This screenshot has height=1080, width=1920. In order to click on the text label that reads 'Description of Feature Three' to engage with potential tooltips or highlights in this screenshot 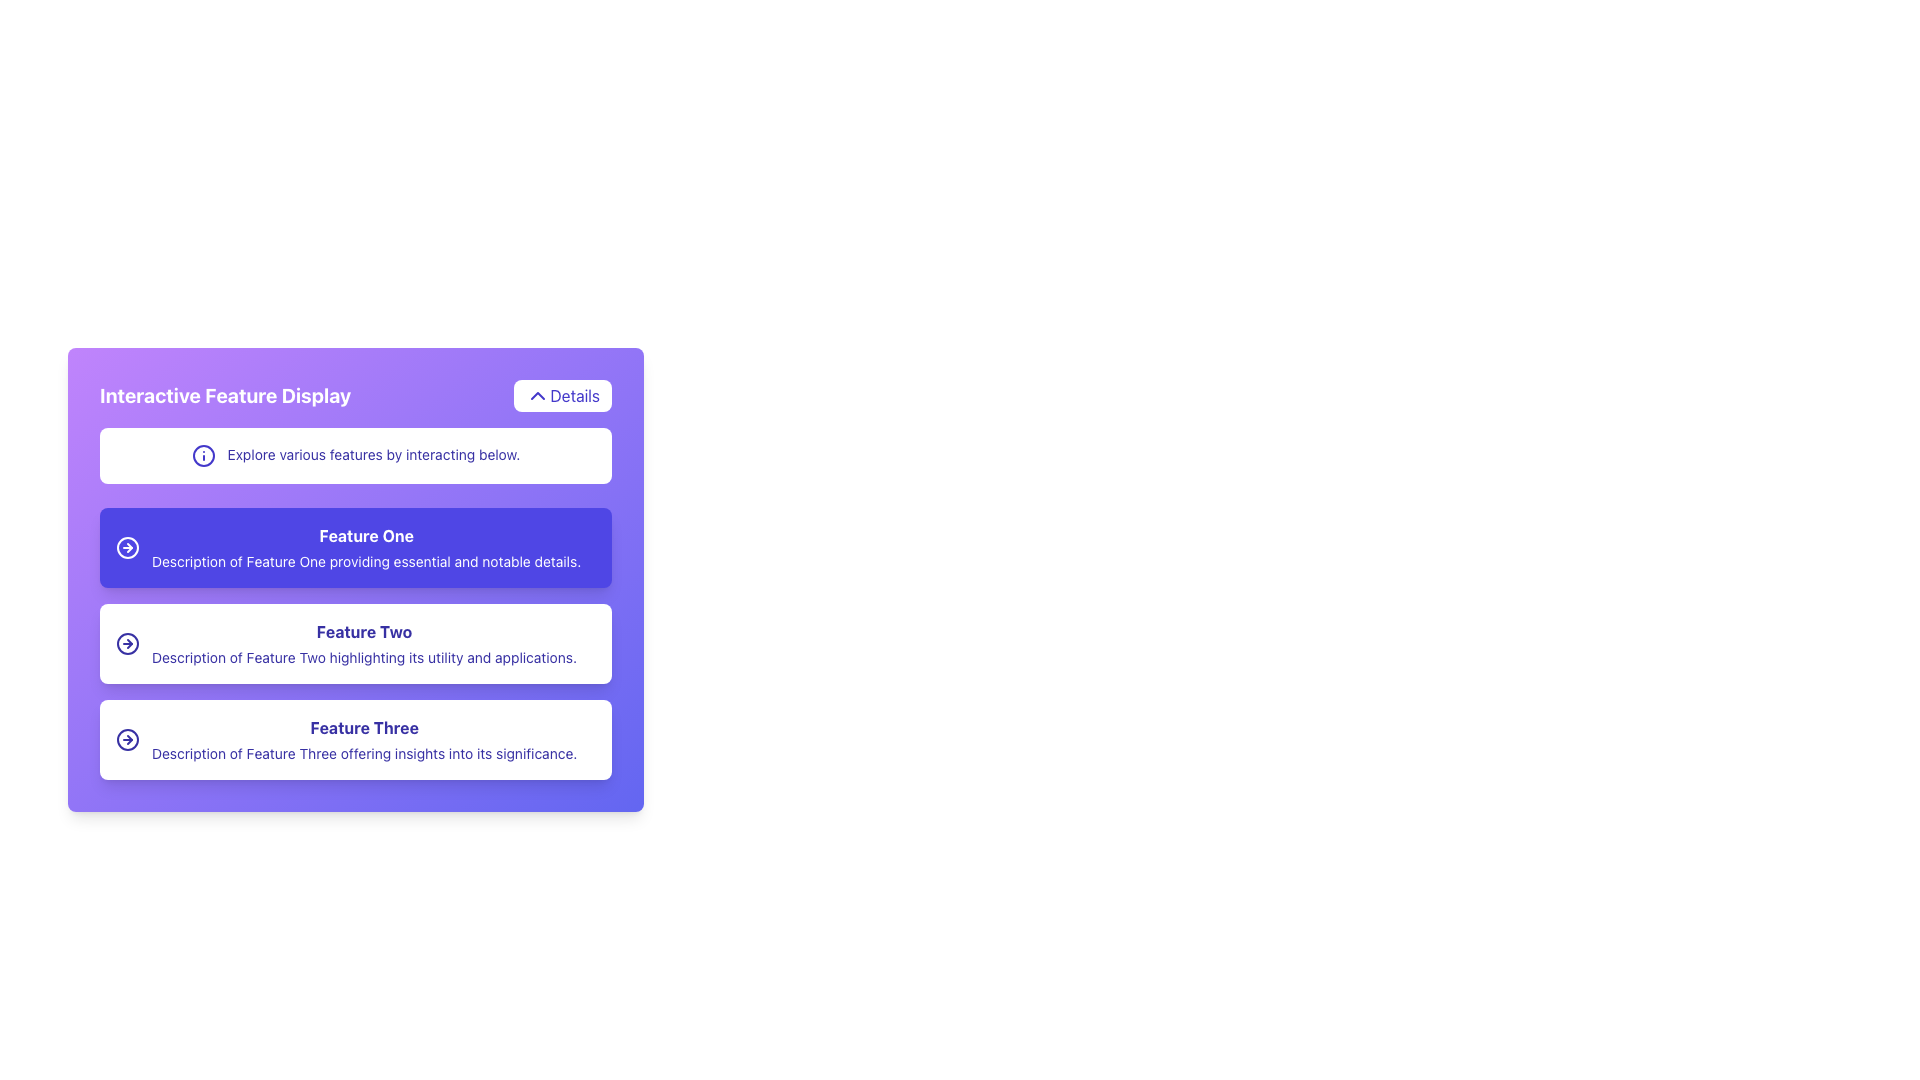, I will do `click(364, 753)`.